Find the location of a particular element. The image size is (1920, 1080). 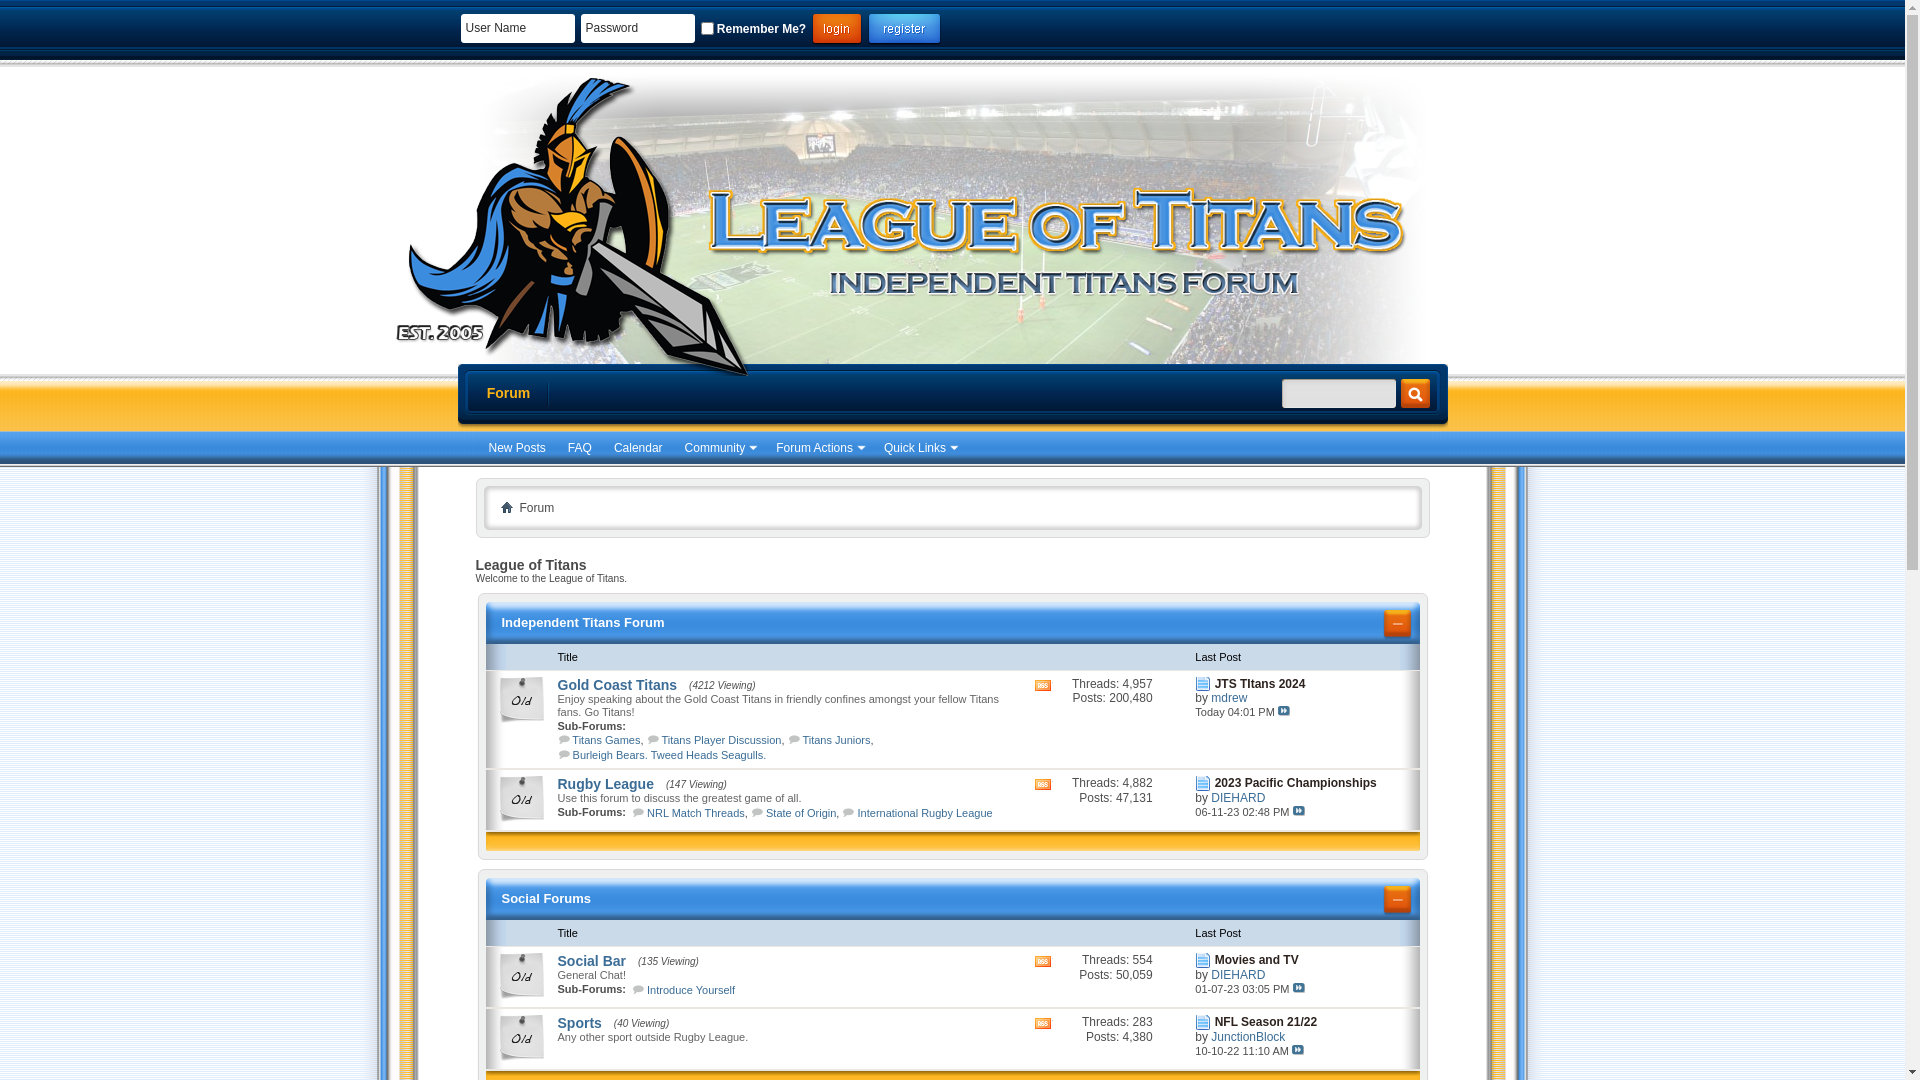

'Gold Coast Titans' is located at coordinates (617, 684).